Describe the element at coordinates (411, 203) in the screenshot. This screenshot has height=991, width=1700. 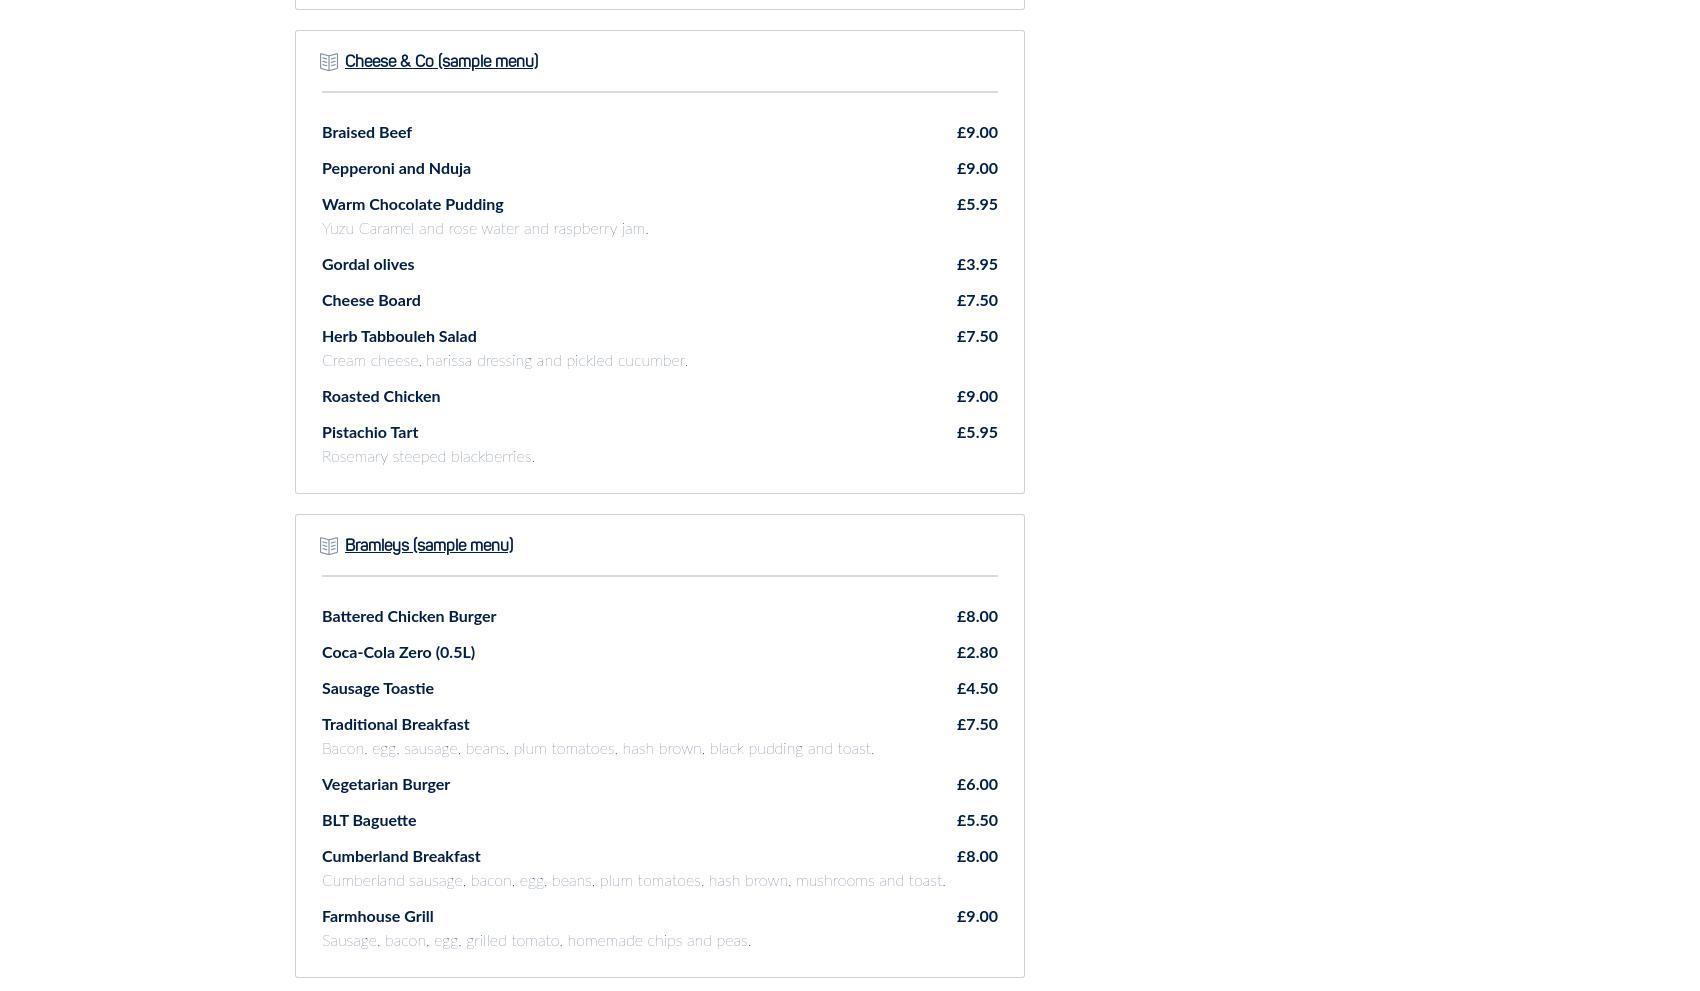
I see `'Warm Chocolate Pudding'` at that location.